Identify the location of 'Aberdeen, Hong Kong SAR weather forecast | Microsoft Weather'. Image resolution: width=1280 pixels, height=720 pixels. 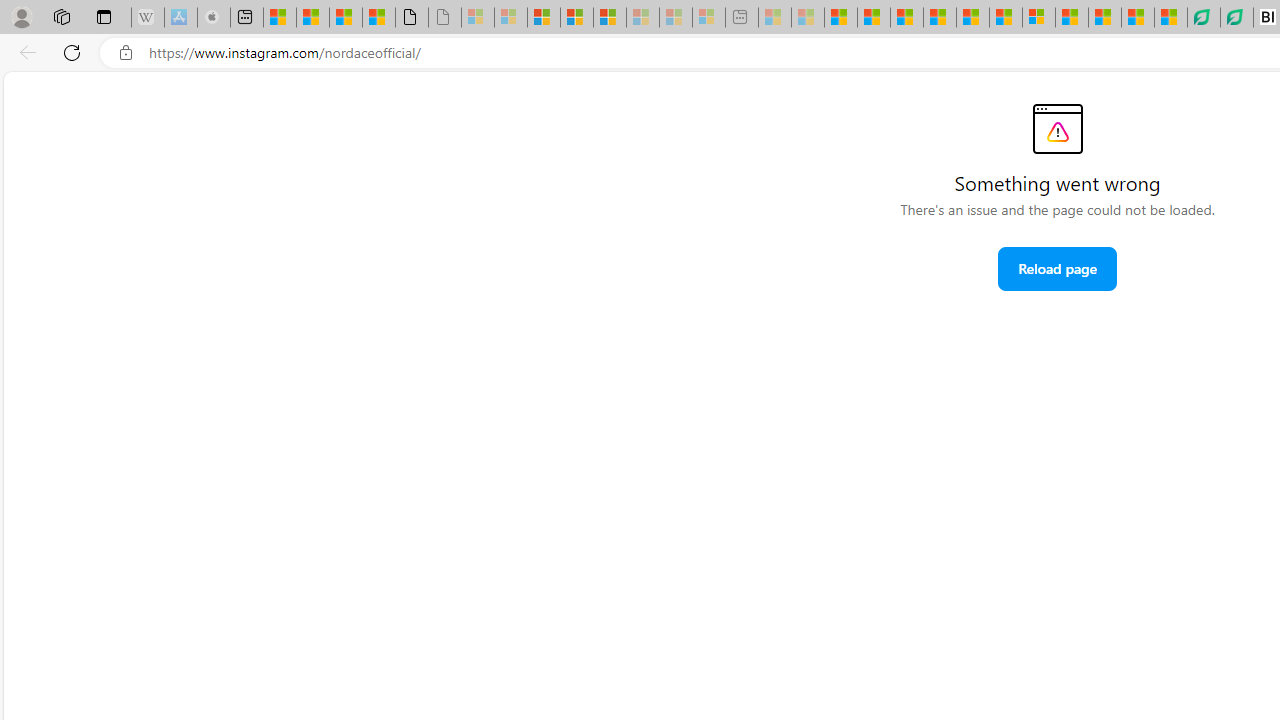
(311, 17).